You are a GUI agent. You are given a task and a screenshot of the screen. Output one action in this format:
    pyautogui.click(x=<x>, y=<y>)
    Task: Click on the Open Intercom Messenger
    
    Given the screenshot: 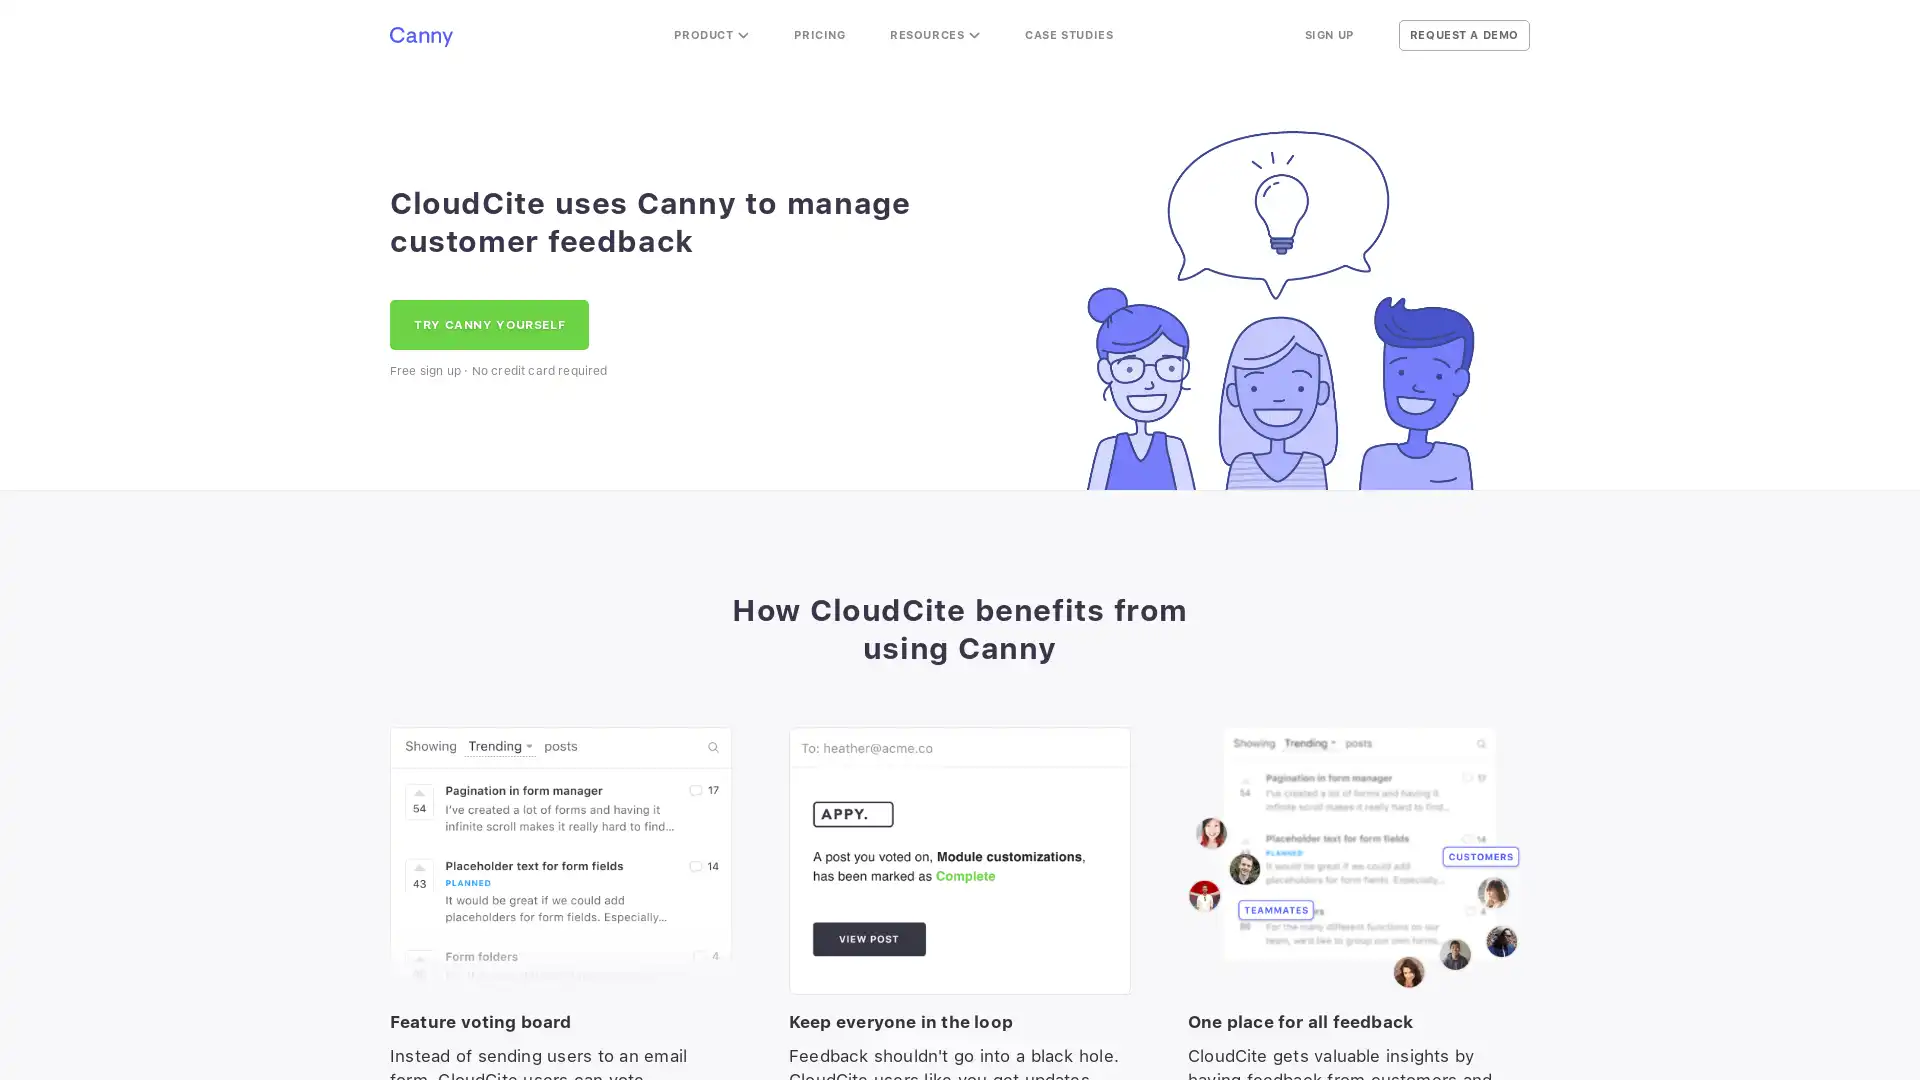 What is the action you would take?
    pyautogui.click(x=1869, y=1029)
    